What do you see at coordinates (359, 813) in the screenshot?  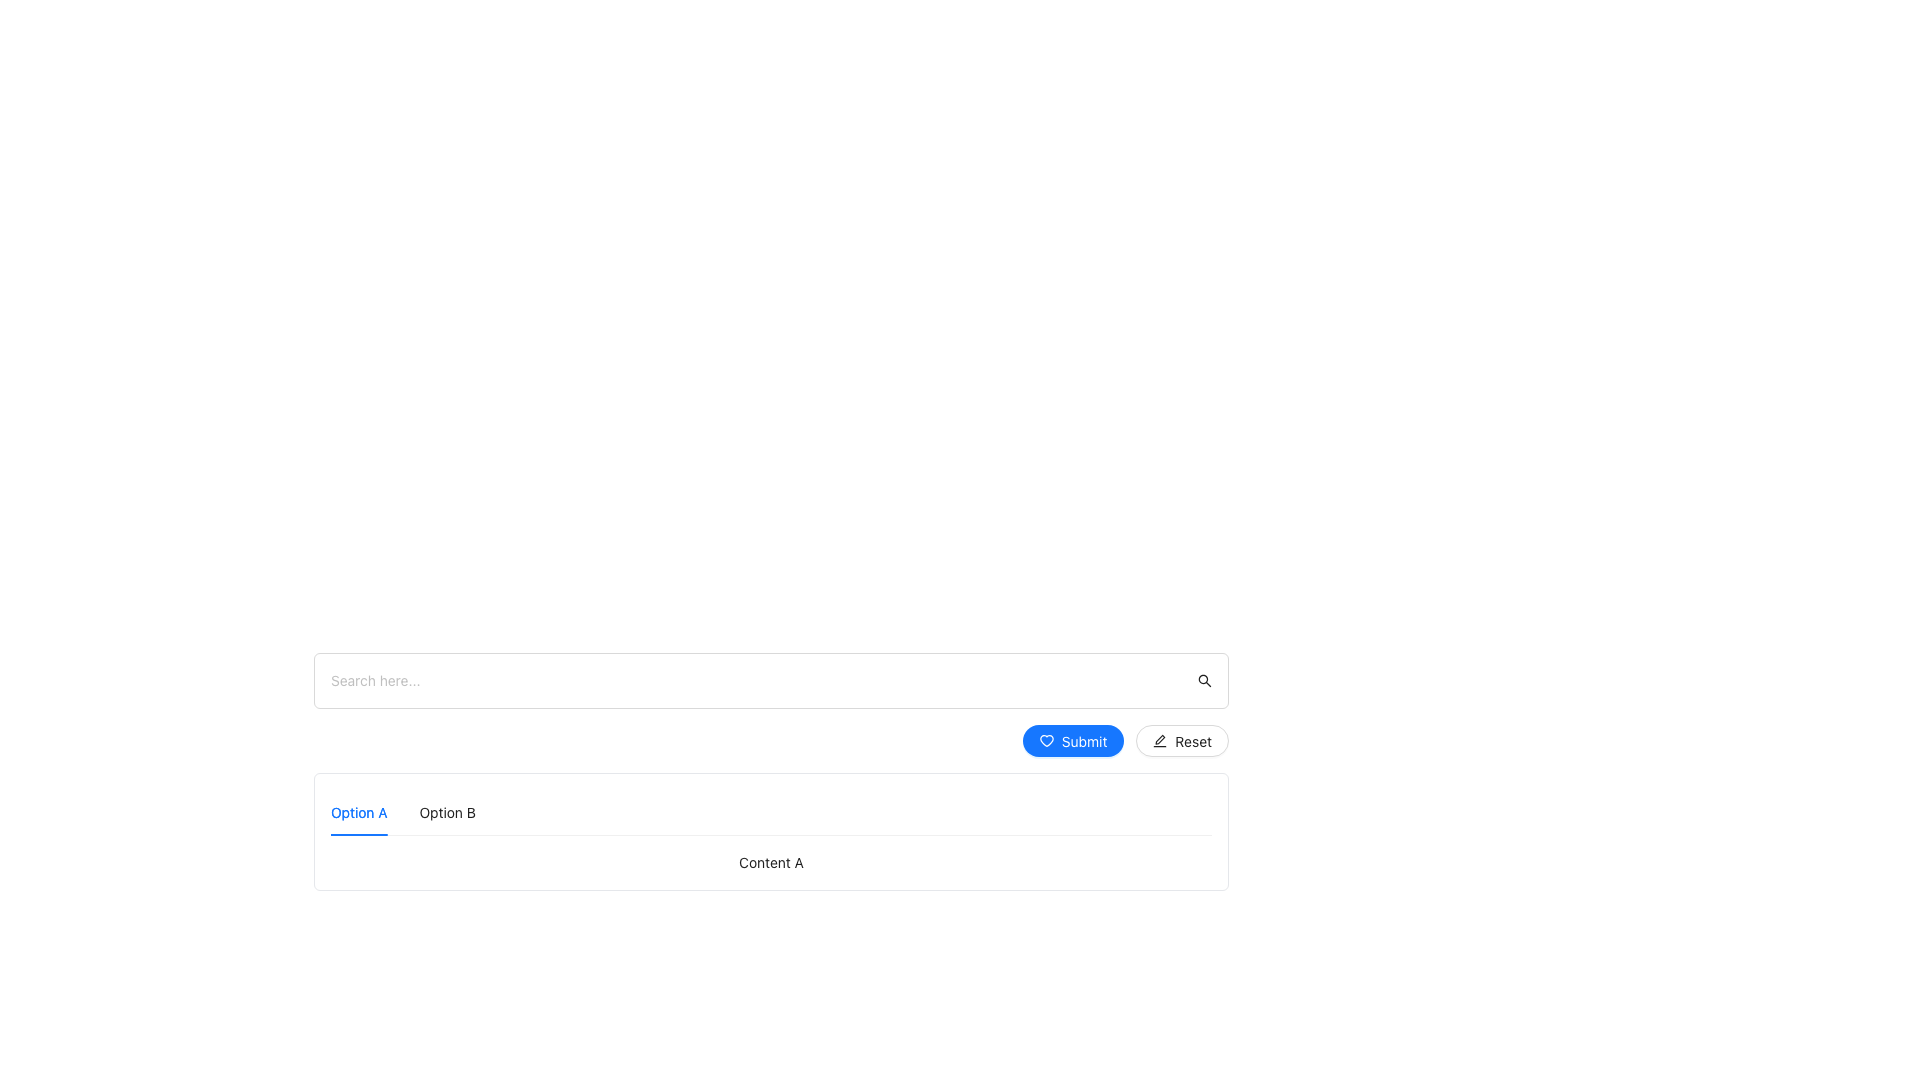 I see `the active tab labeled 'Option A'` at bounding box center [359, 813].